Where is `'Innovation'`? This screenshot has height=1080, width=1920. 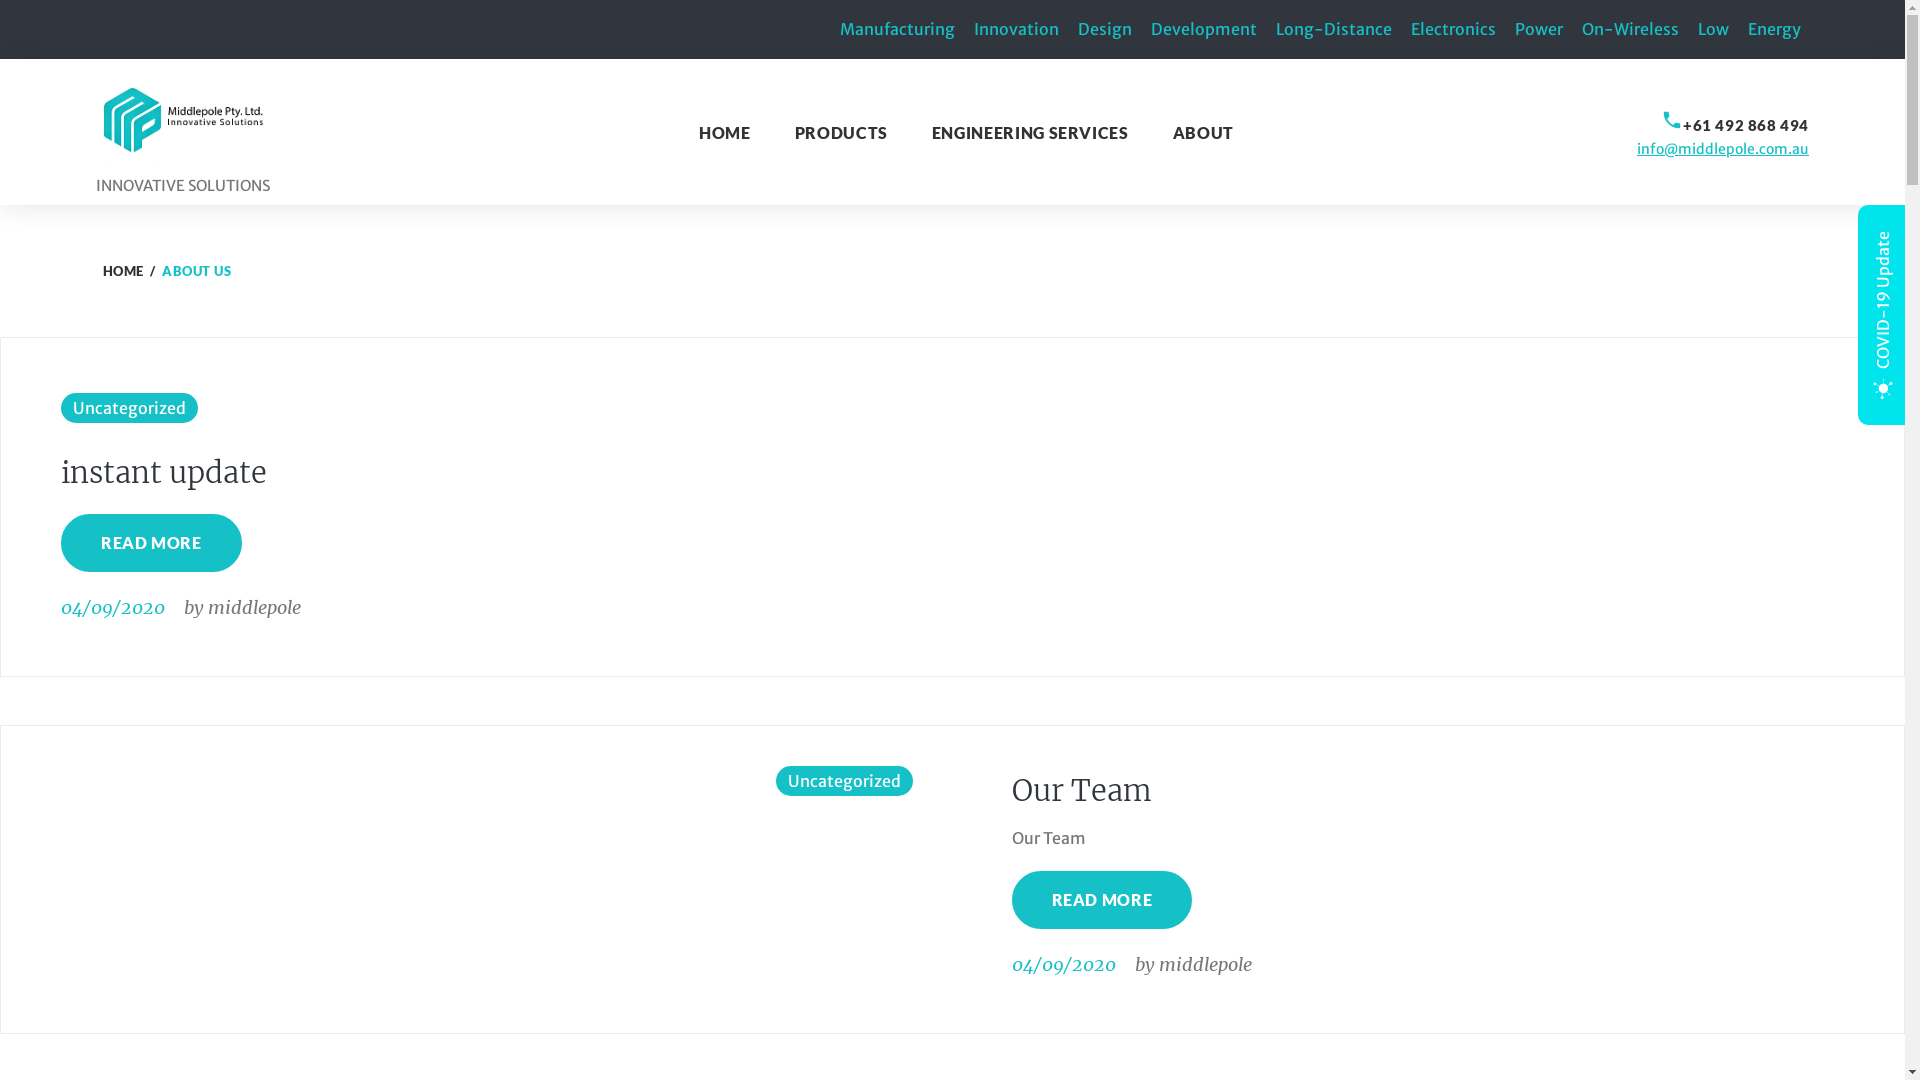 'Innovation' is located at coordinates (1016, 29).